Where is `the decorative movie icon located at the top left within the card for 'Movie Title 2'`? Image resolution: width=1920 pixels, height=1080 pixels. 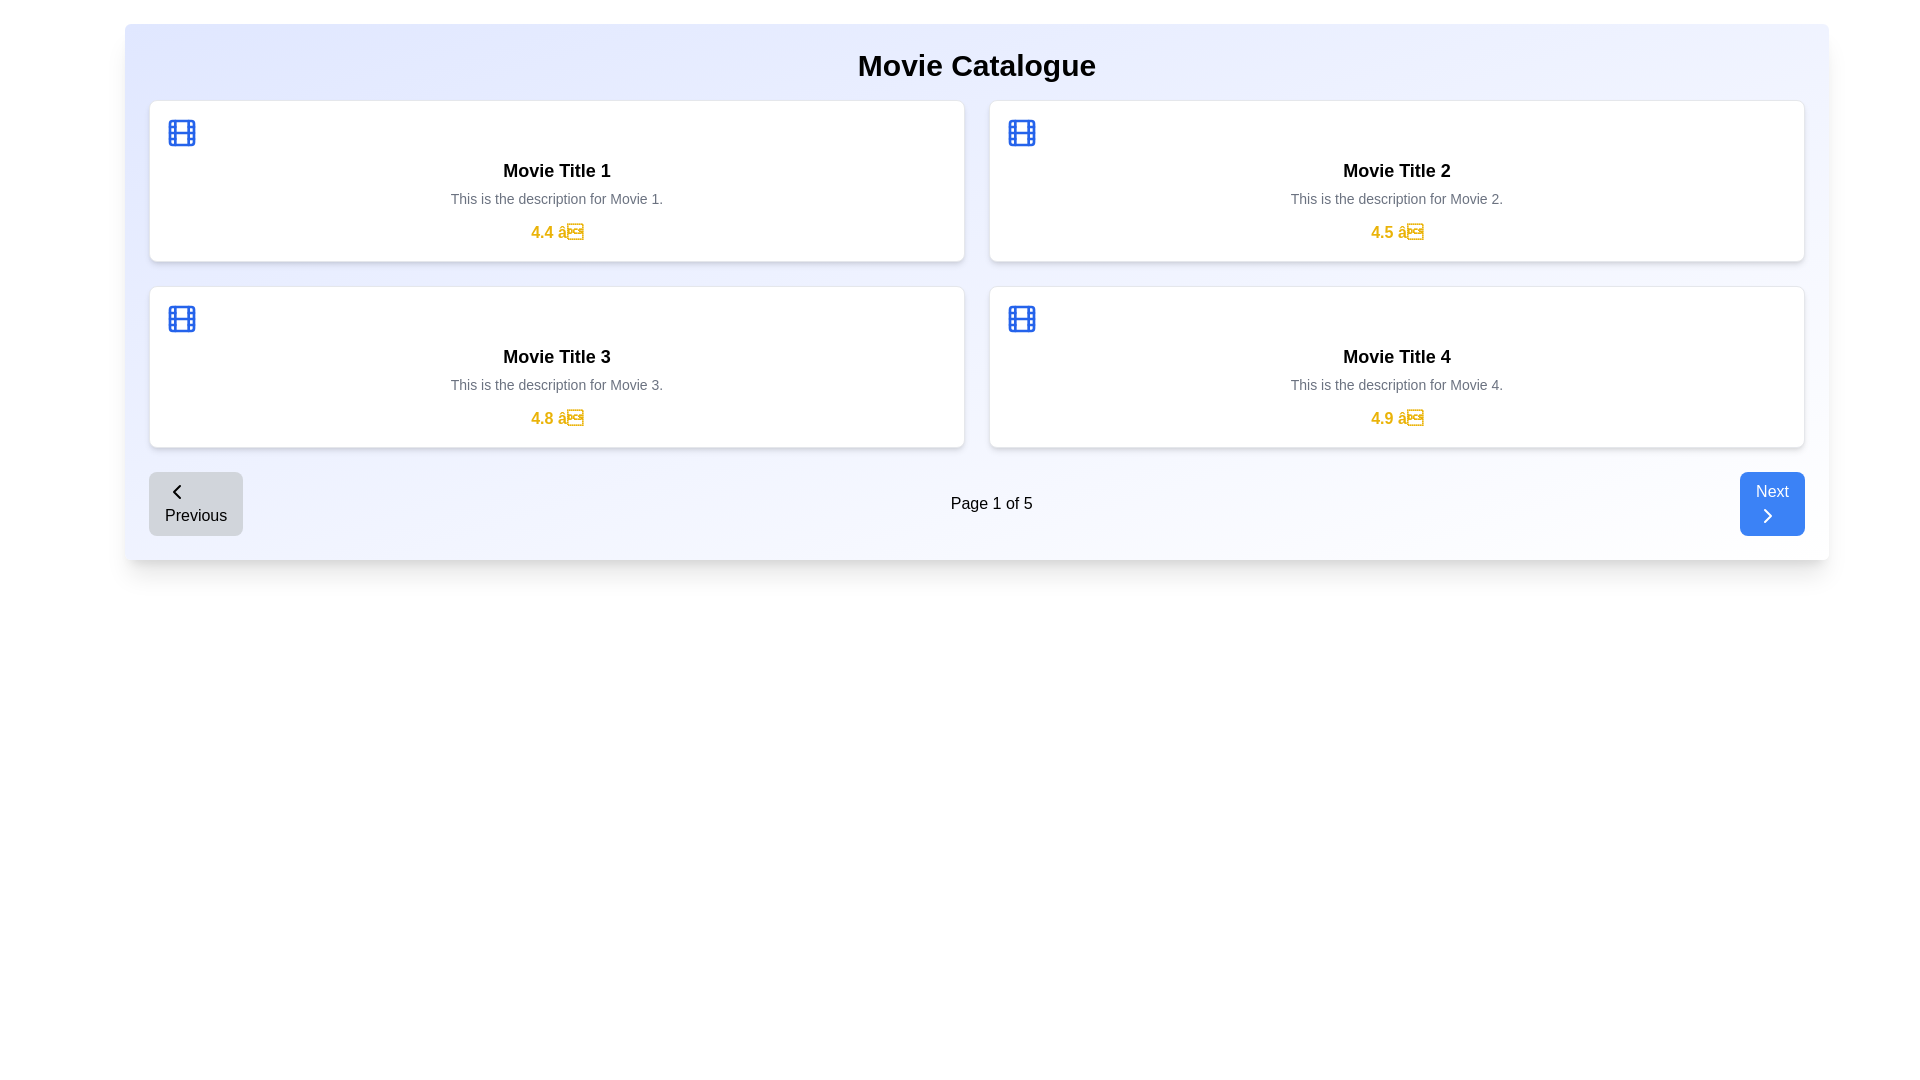 the decorative movie icon located at the top left within the card for 'Movie Title 2' is located at coordinates (1022, 132).